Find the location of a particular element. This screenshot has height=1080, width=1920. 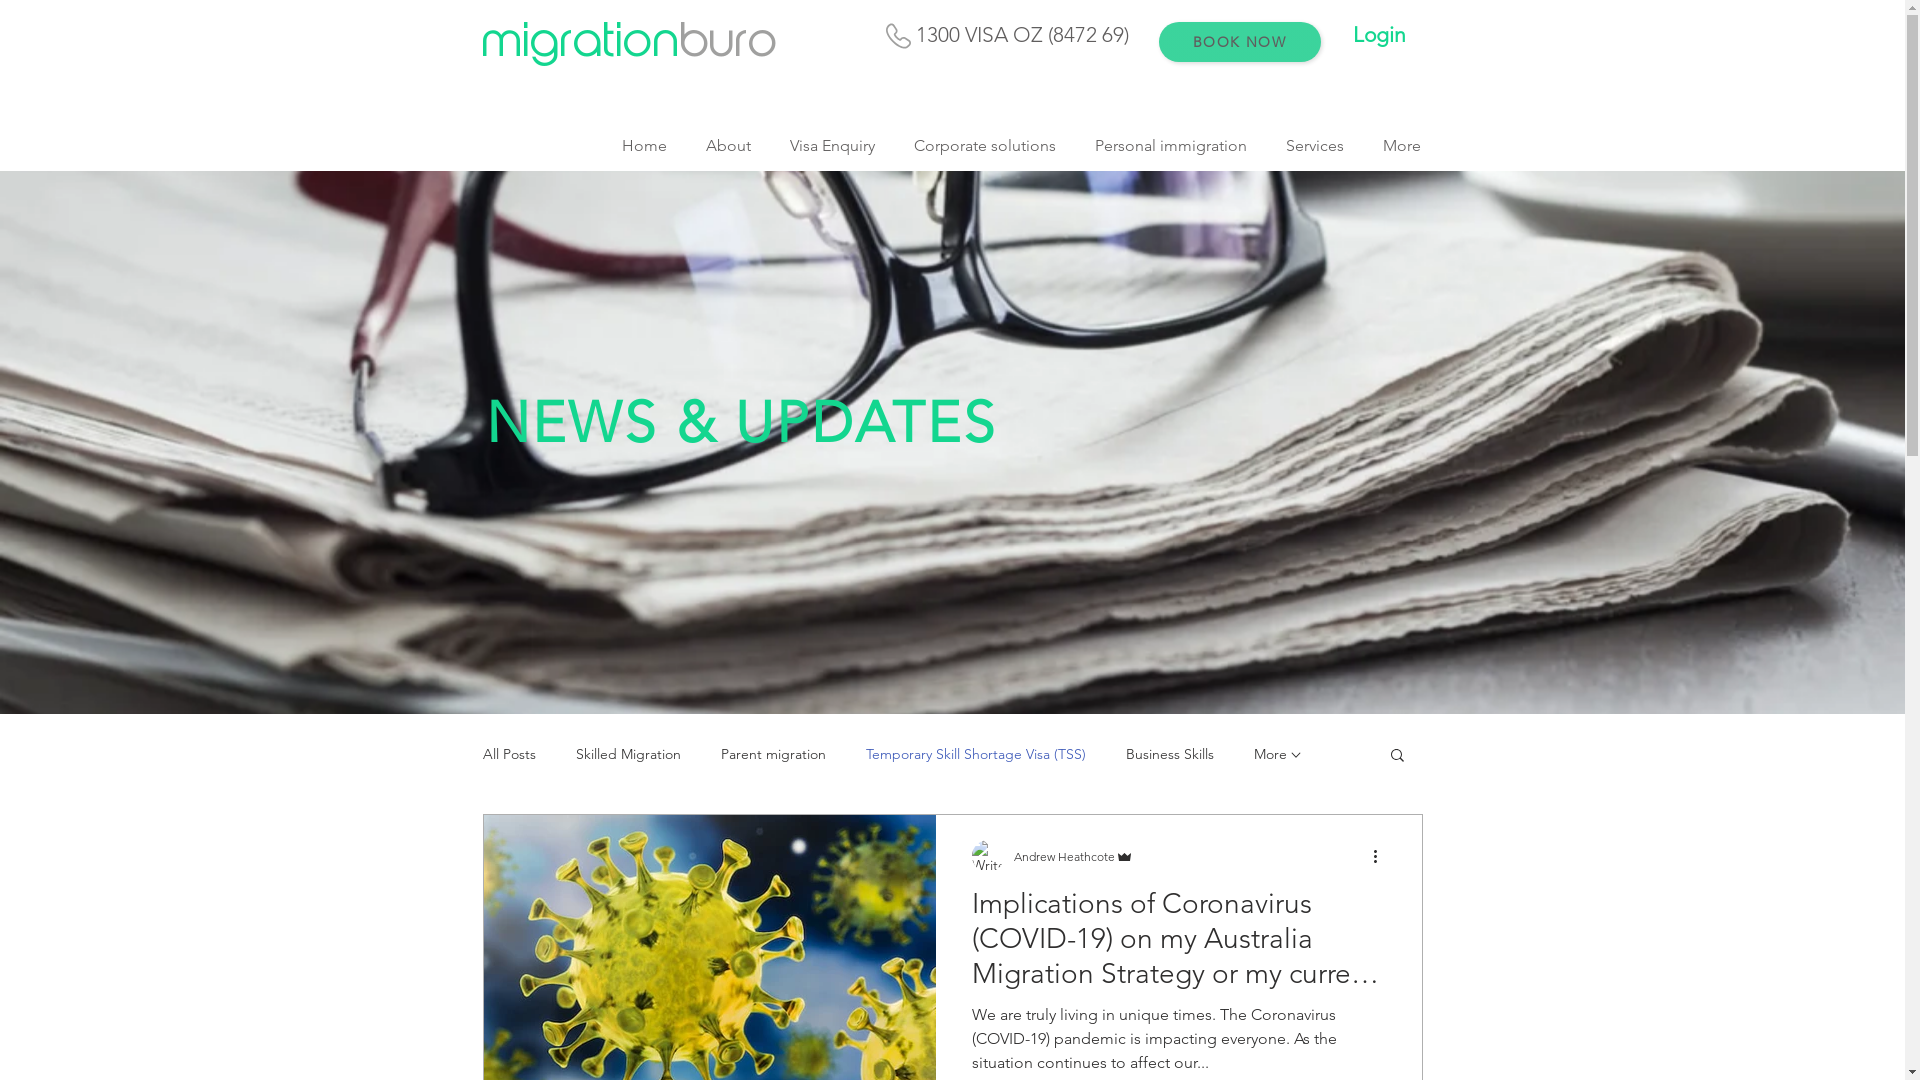

'Business Skills' is located at coordinates (1170, 753).